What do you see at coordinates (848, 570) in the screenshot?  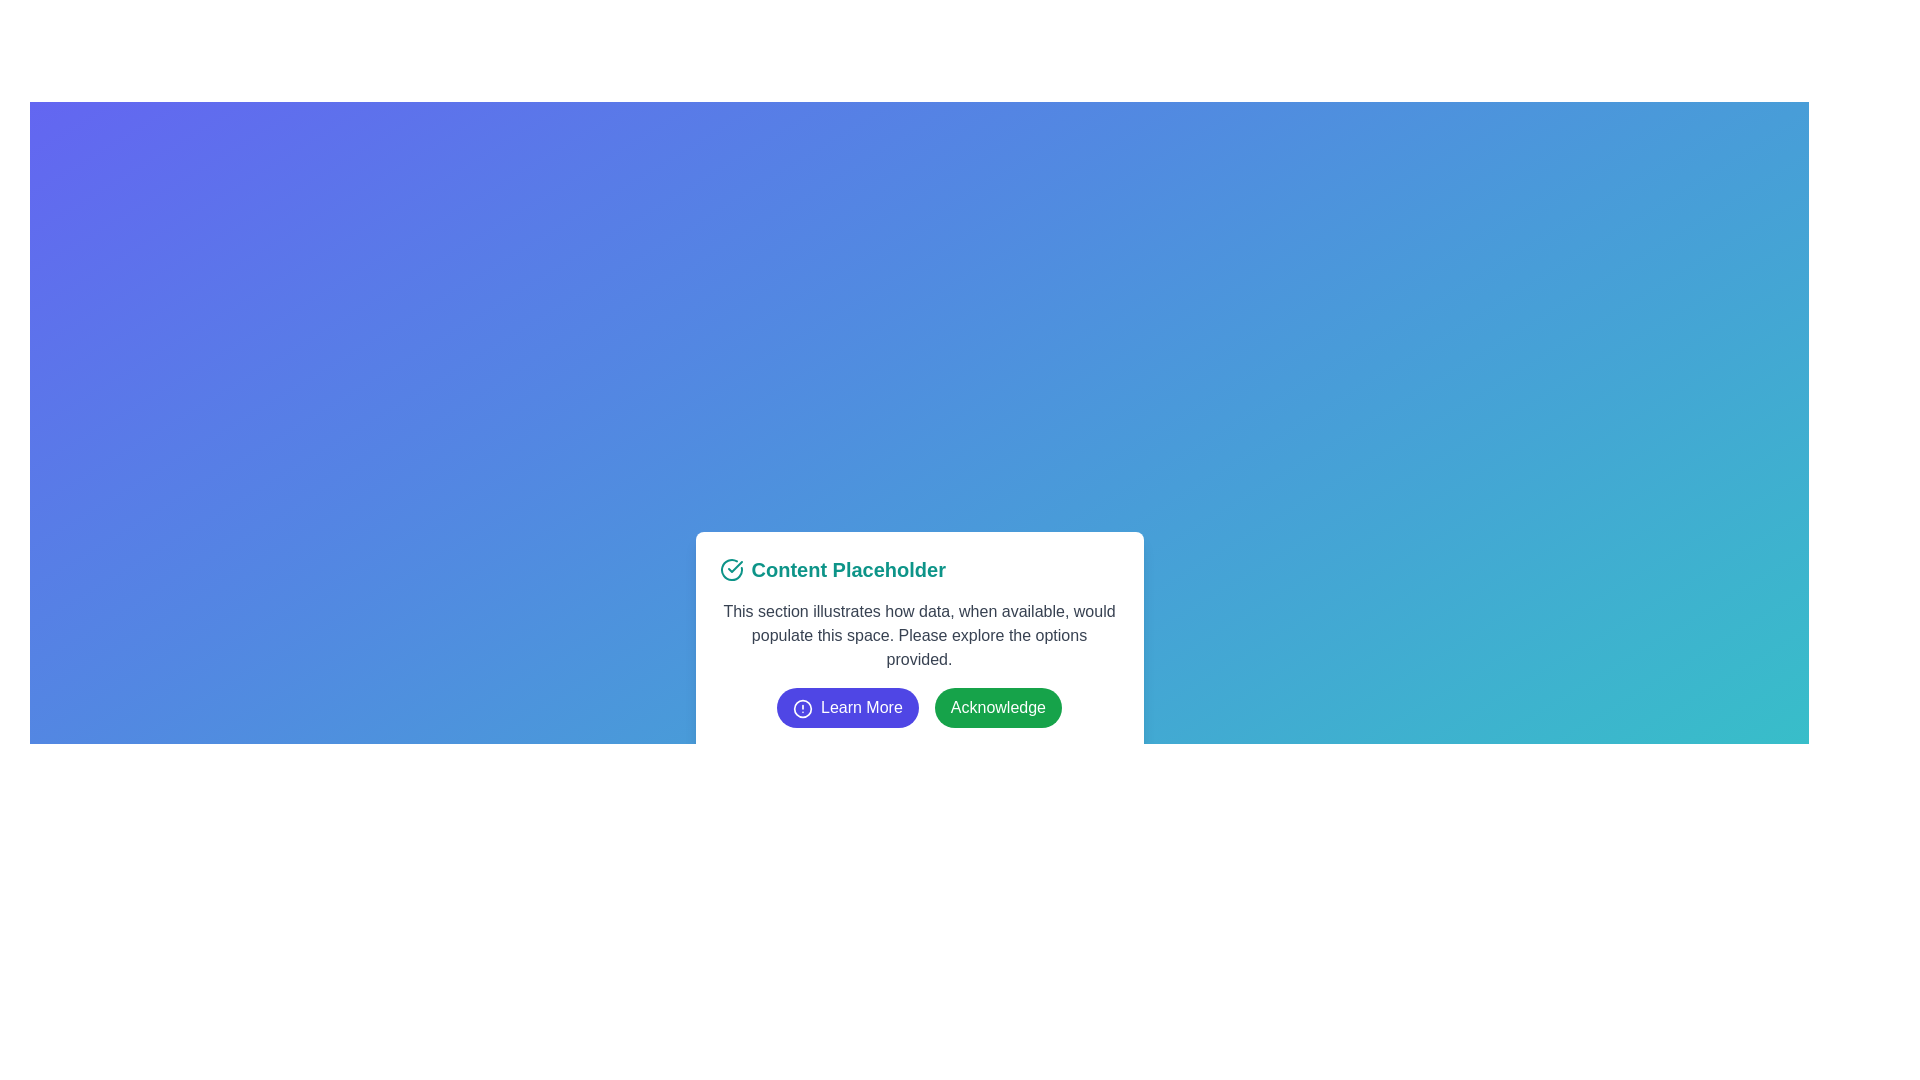 I see `the Text label that displays 'Content Placeholder', which is styled in bold and large font, located near the top center of a white card with a teal checkmark icon to its left` at bounding box center [848, 570].